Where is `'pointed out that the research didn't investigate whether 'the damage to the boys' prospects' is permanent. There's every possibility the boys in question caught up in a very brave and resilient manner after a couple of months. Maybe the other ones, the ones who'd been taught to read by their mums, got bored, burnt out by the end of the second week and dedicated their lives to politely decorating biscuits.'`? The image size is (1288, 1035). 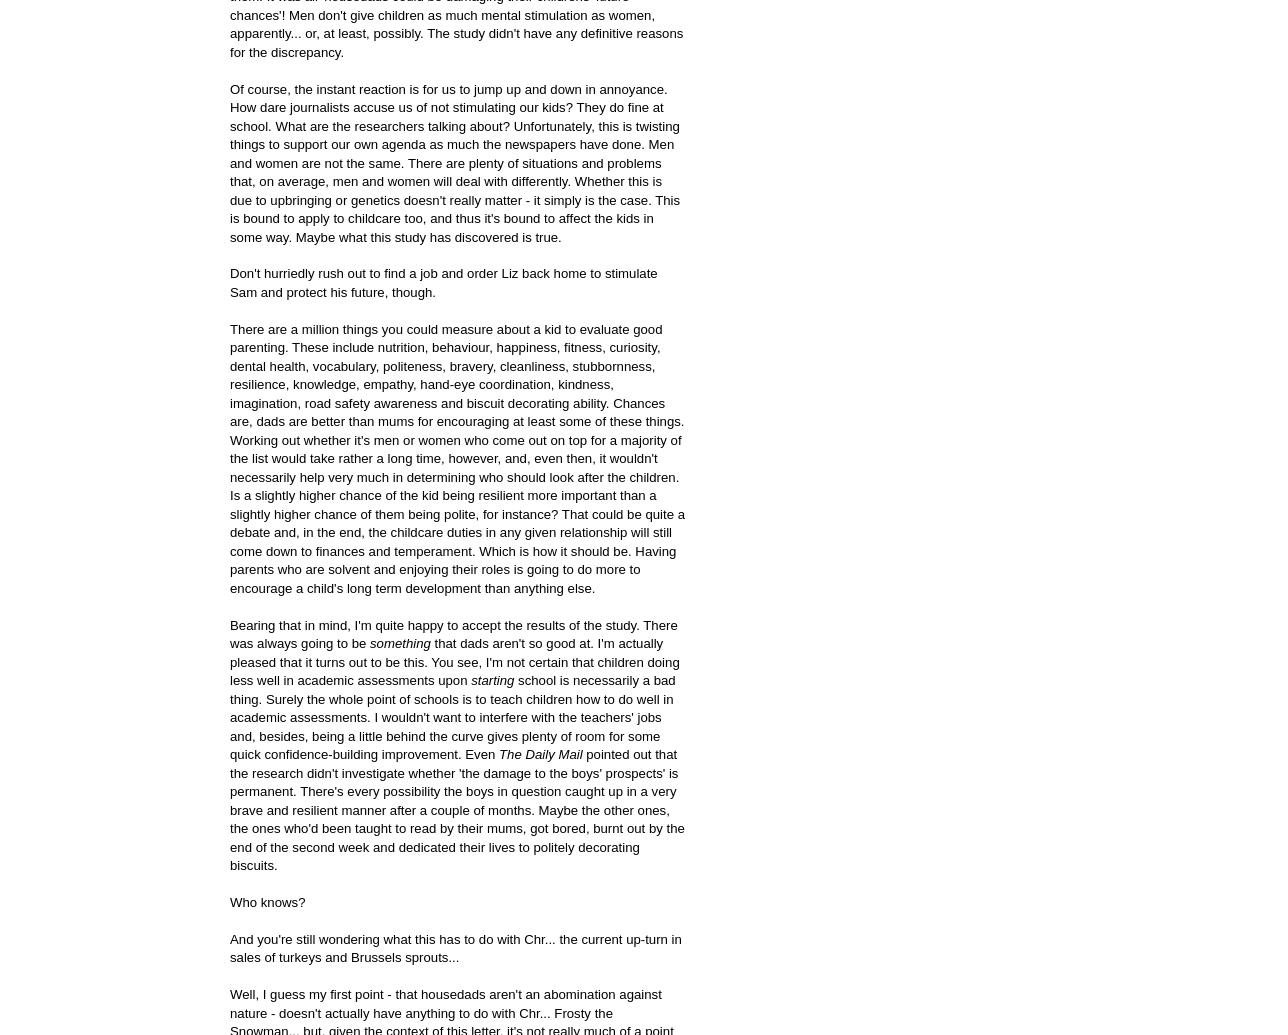
'pointed out that the research didn't investigate whether 'the damage to the boys' prospects' is permanent. There's every possibility the boys in question caught up in a very brave and resilient manner after a couple of months. Maybe the other ones, the ones who'd been taught to read by their mums, got bored, burnt out by the end of the second week and dedicated their lives to politely decorating biscuits.' is located at coordinates (456, 808).